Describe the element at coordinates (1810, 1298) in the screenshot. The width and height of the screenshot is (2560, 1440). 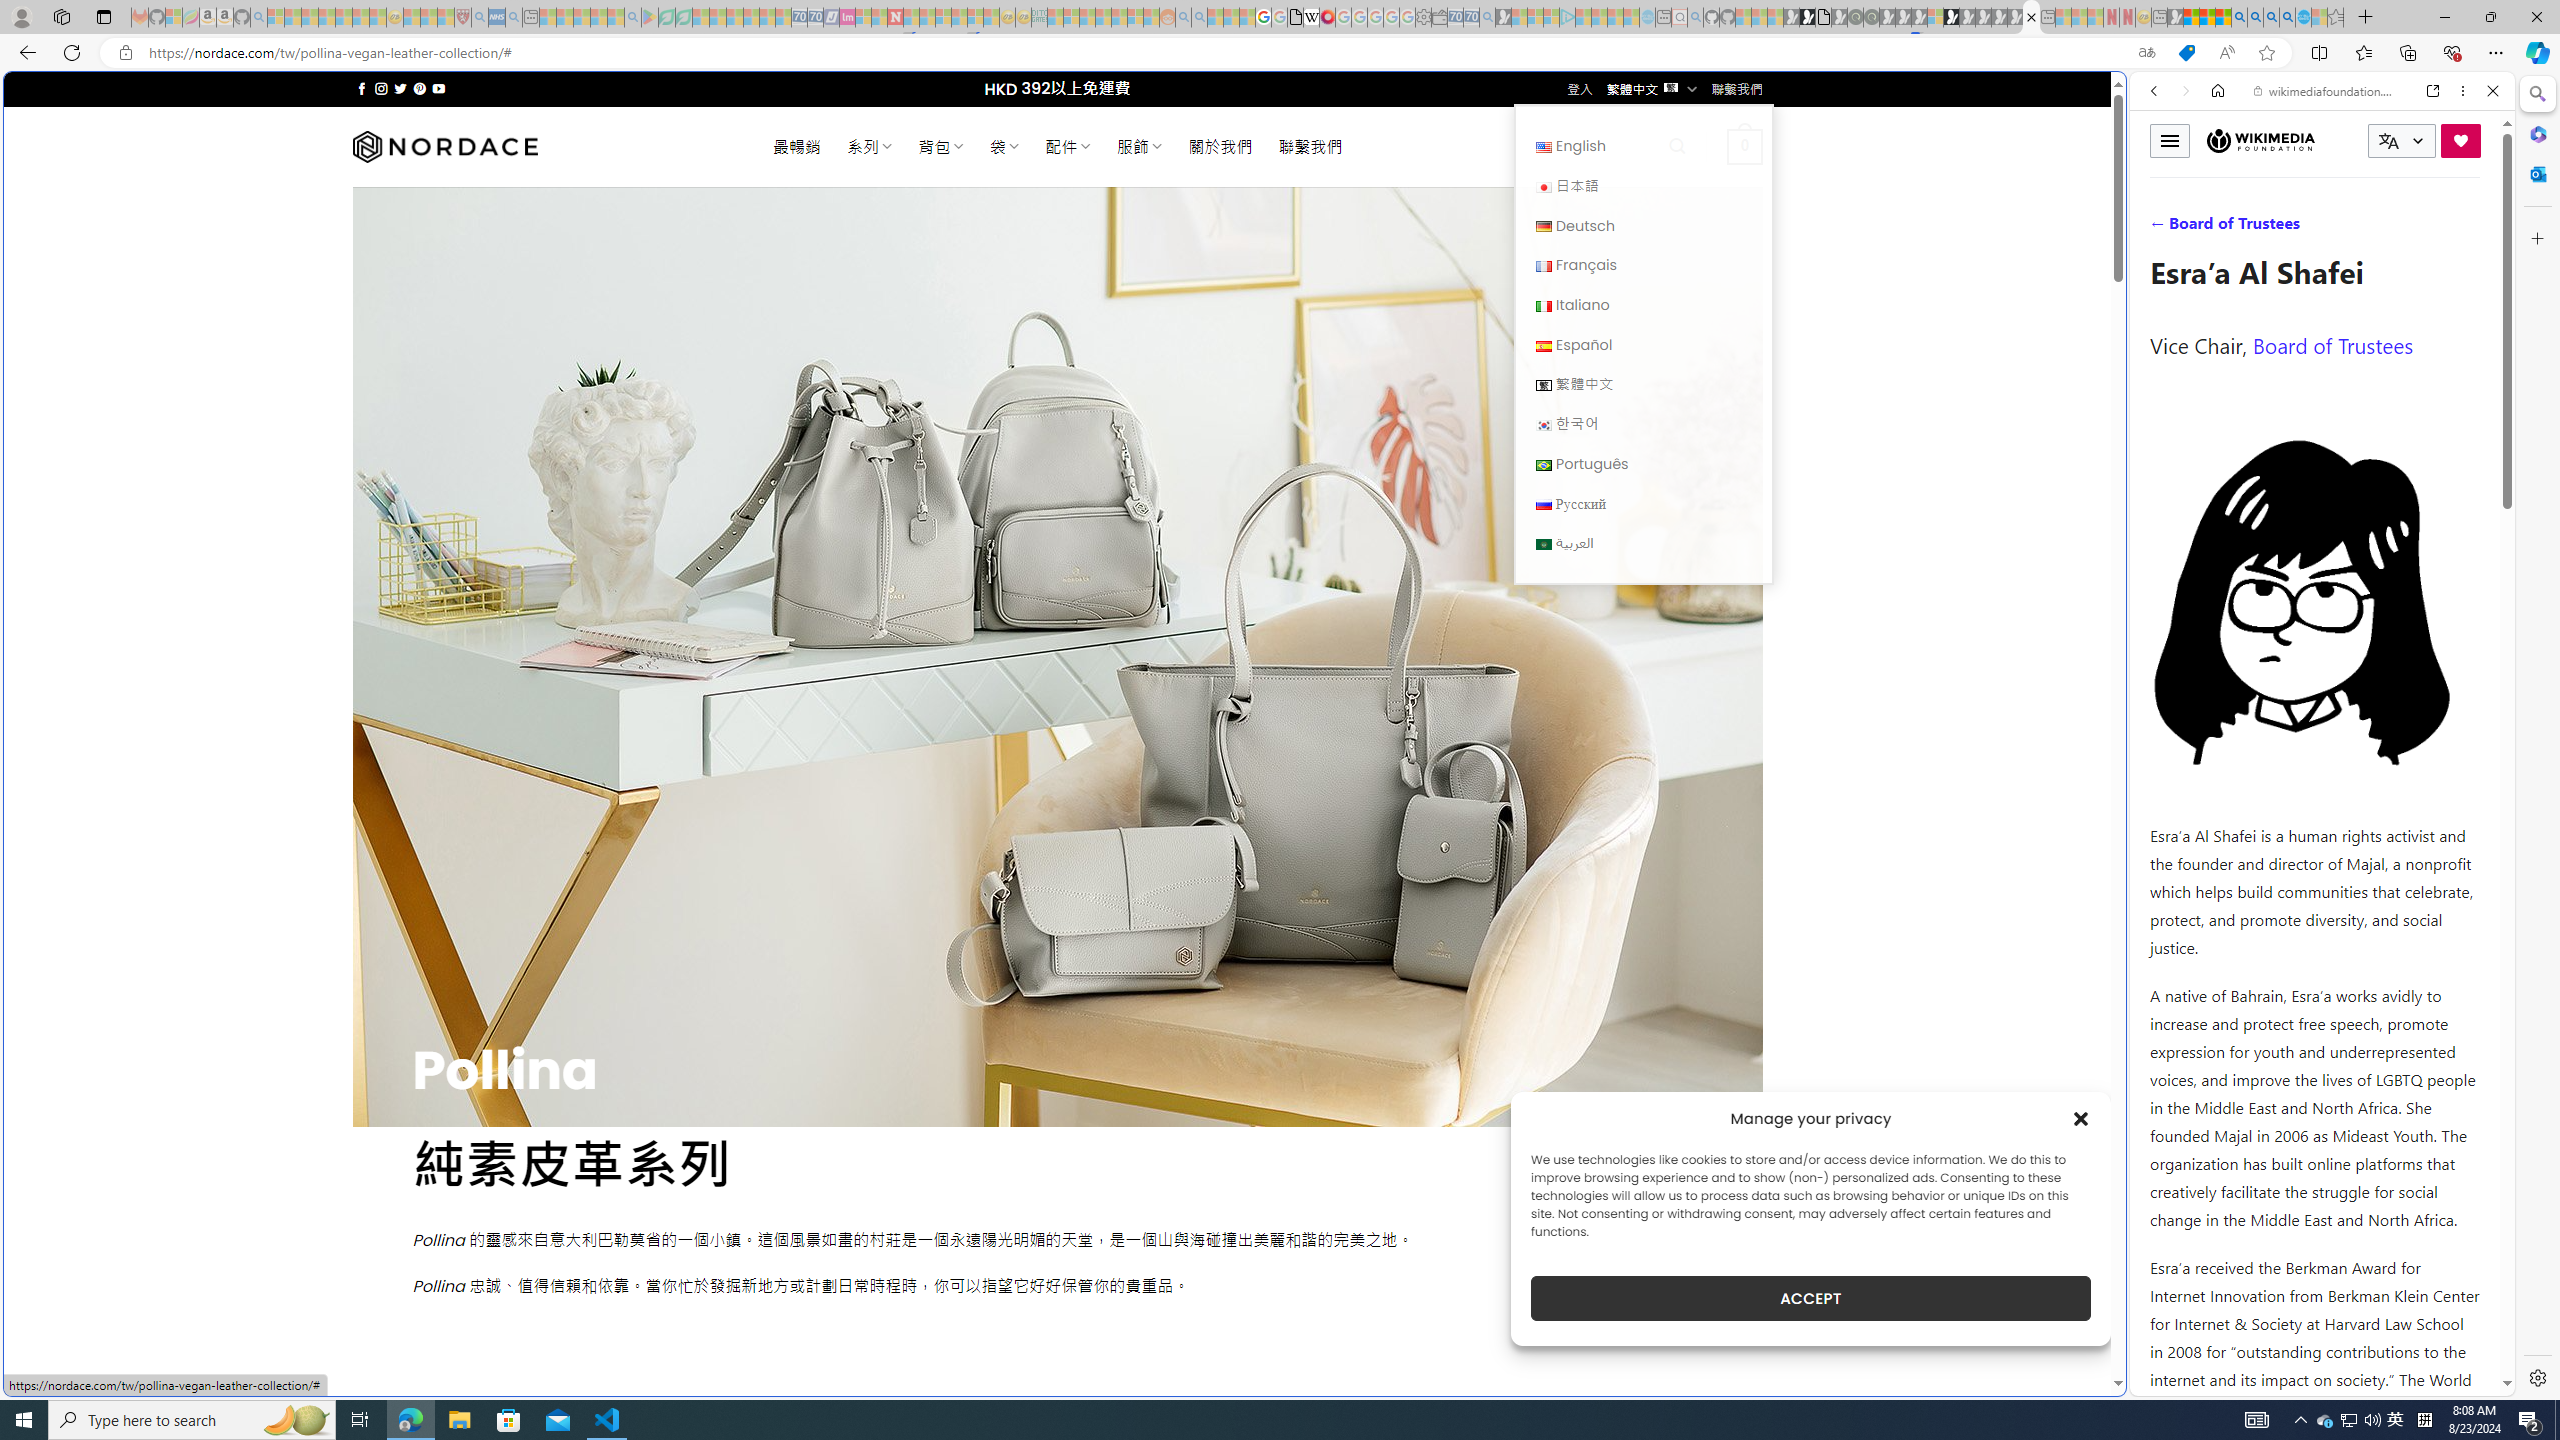
I see `'ACCEPT'` at that location.